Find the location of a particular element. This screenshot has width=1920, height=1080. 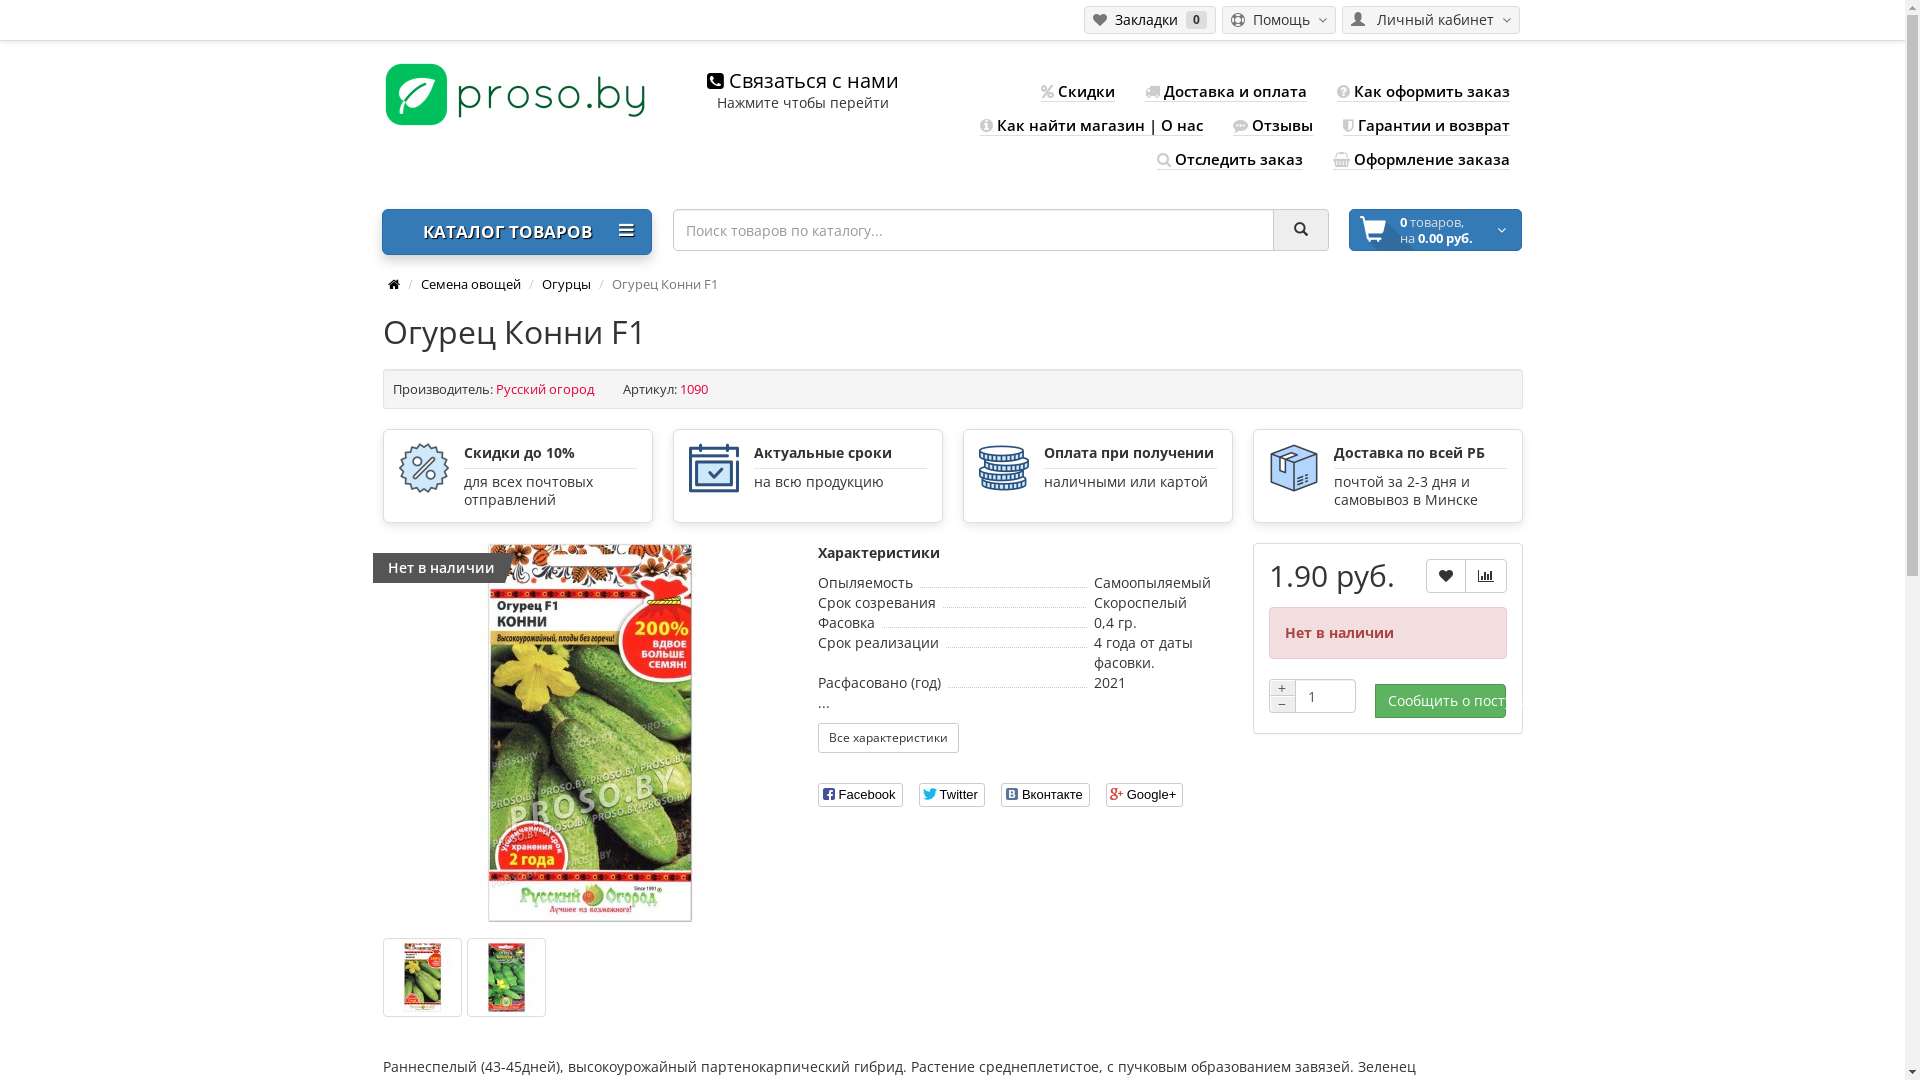

'+' is located at coordinates (1282, 686).